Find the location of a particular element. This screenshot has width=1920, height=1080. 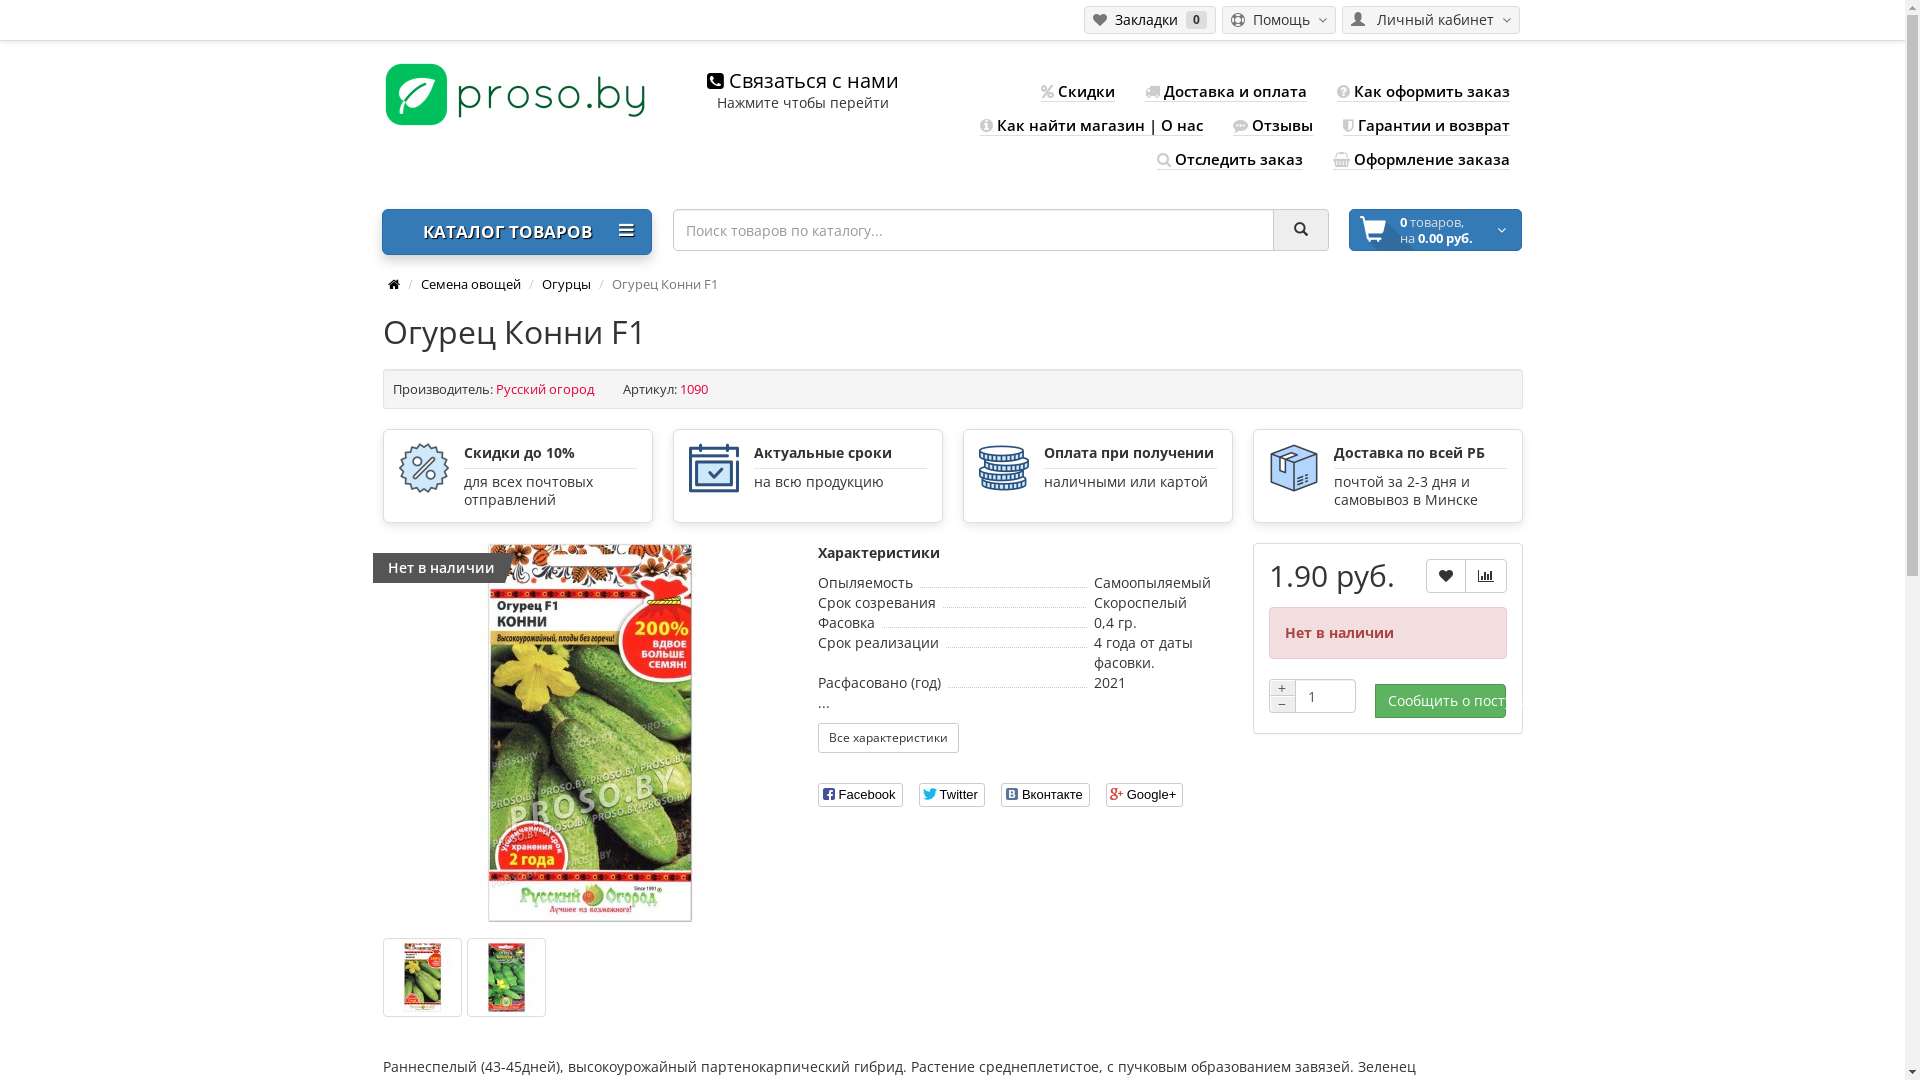

'+' is located at coordinates (1282, 686).